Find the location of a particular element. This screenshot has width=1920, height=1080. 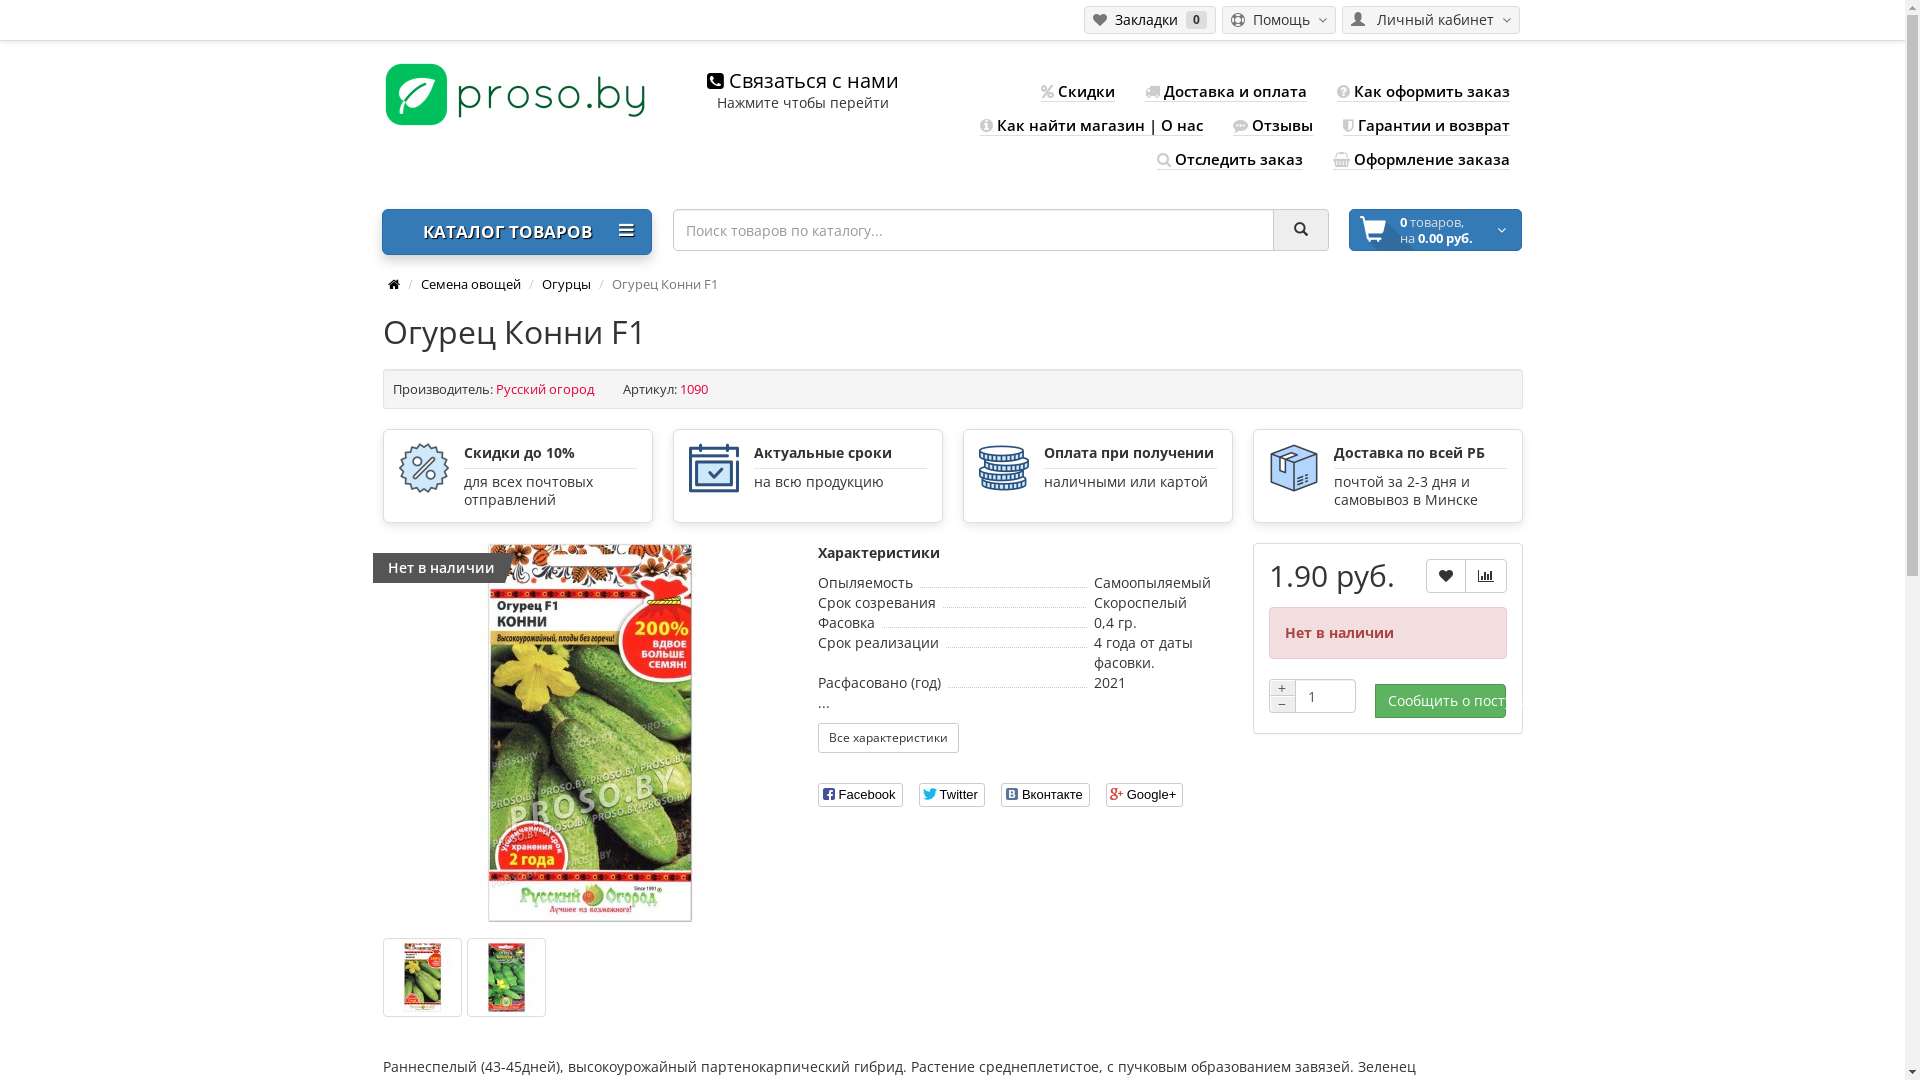

'+' is located at coordinates (1282, 686).